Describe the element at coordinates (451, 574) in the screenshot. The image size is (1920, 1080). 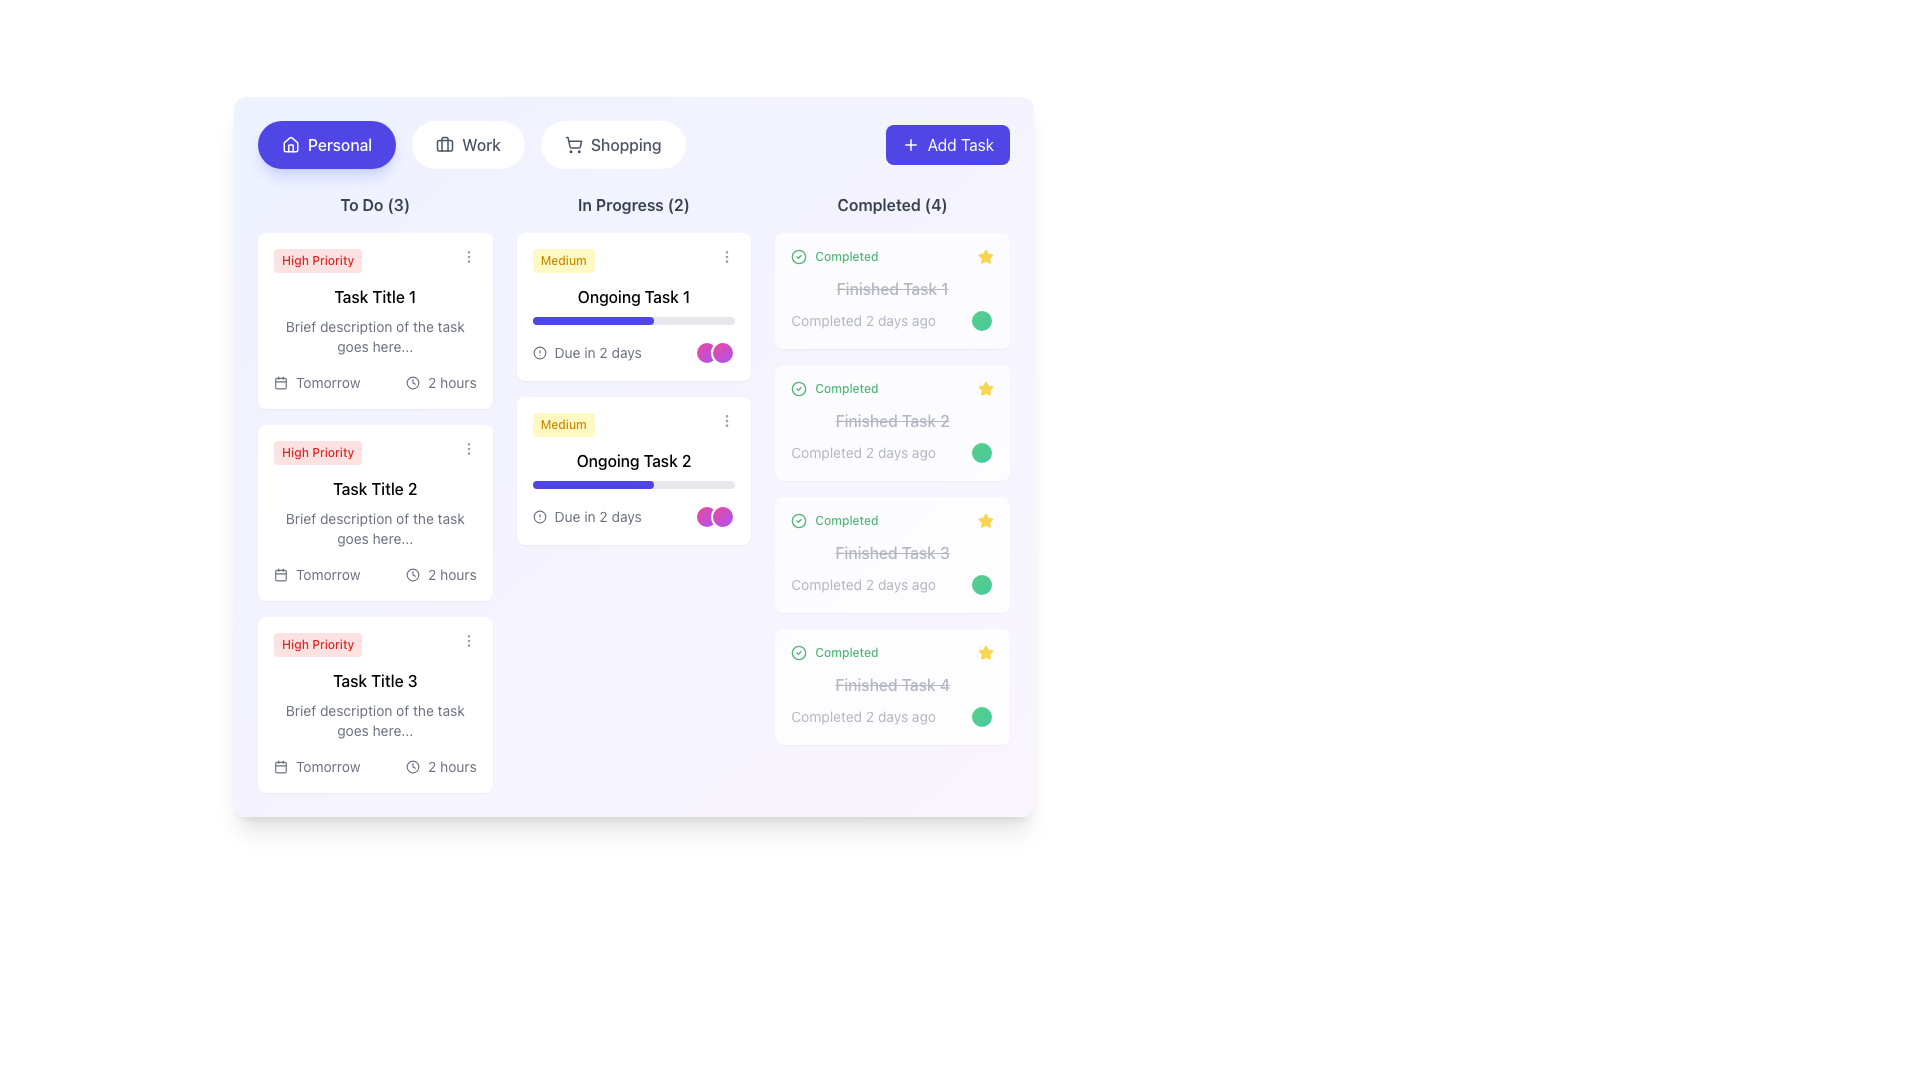
I see `the text label displaying '2 hours', which is located to the right of the clock icon in the bottom-right corner of the 'Task Title 2' card in the 'To Do' column` at that location.